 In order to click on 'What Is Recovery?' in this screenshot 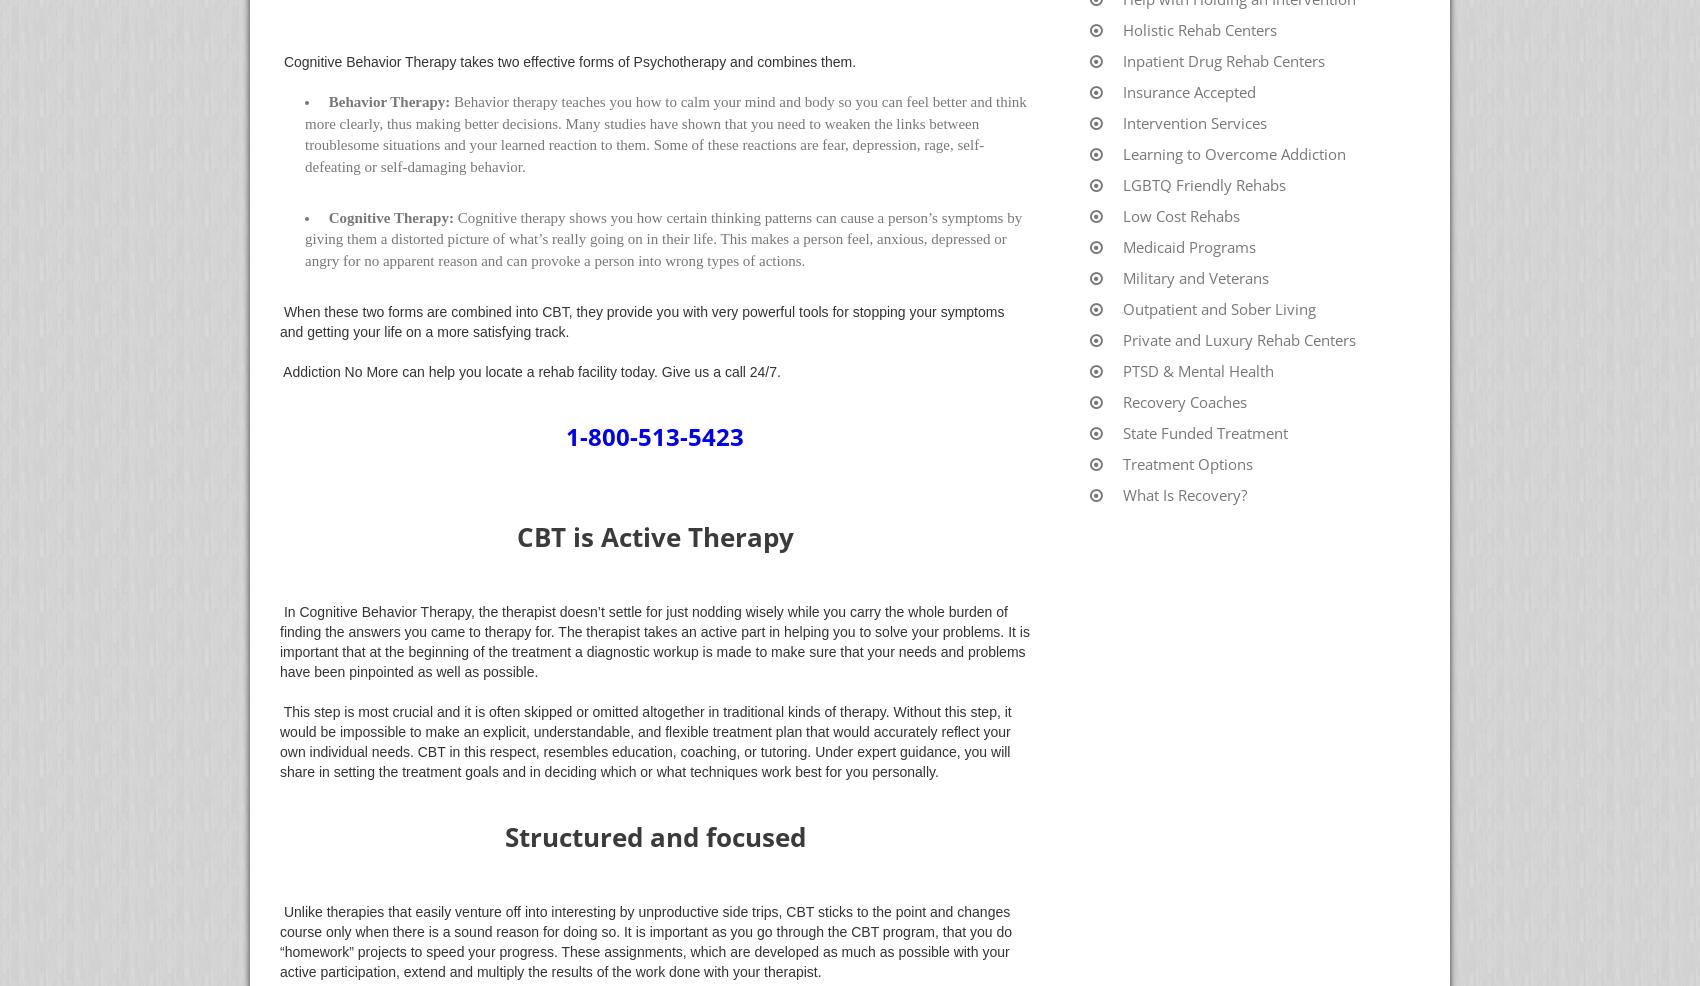, I will do `click(1184, 493)`.